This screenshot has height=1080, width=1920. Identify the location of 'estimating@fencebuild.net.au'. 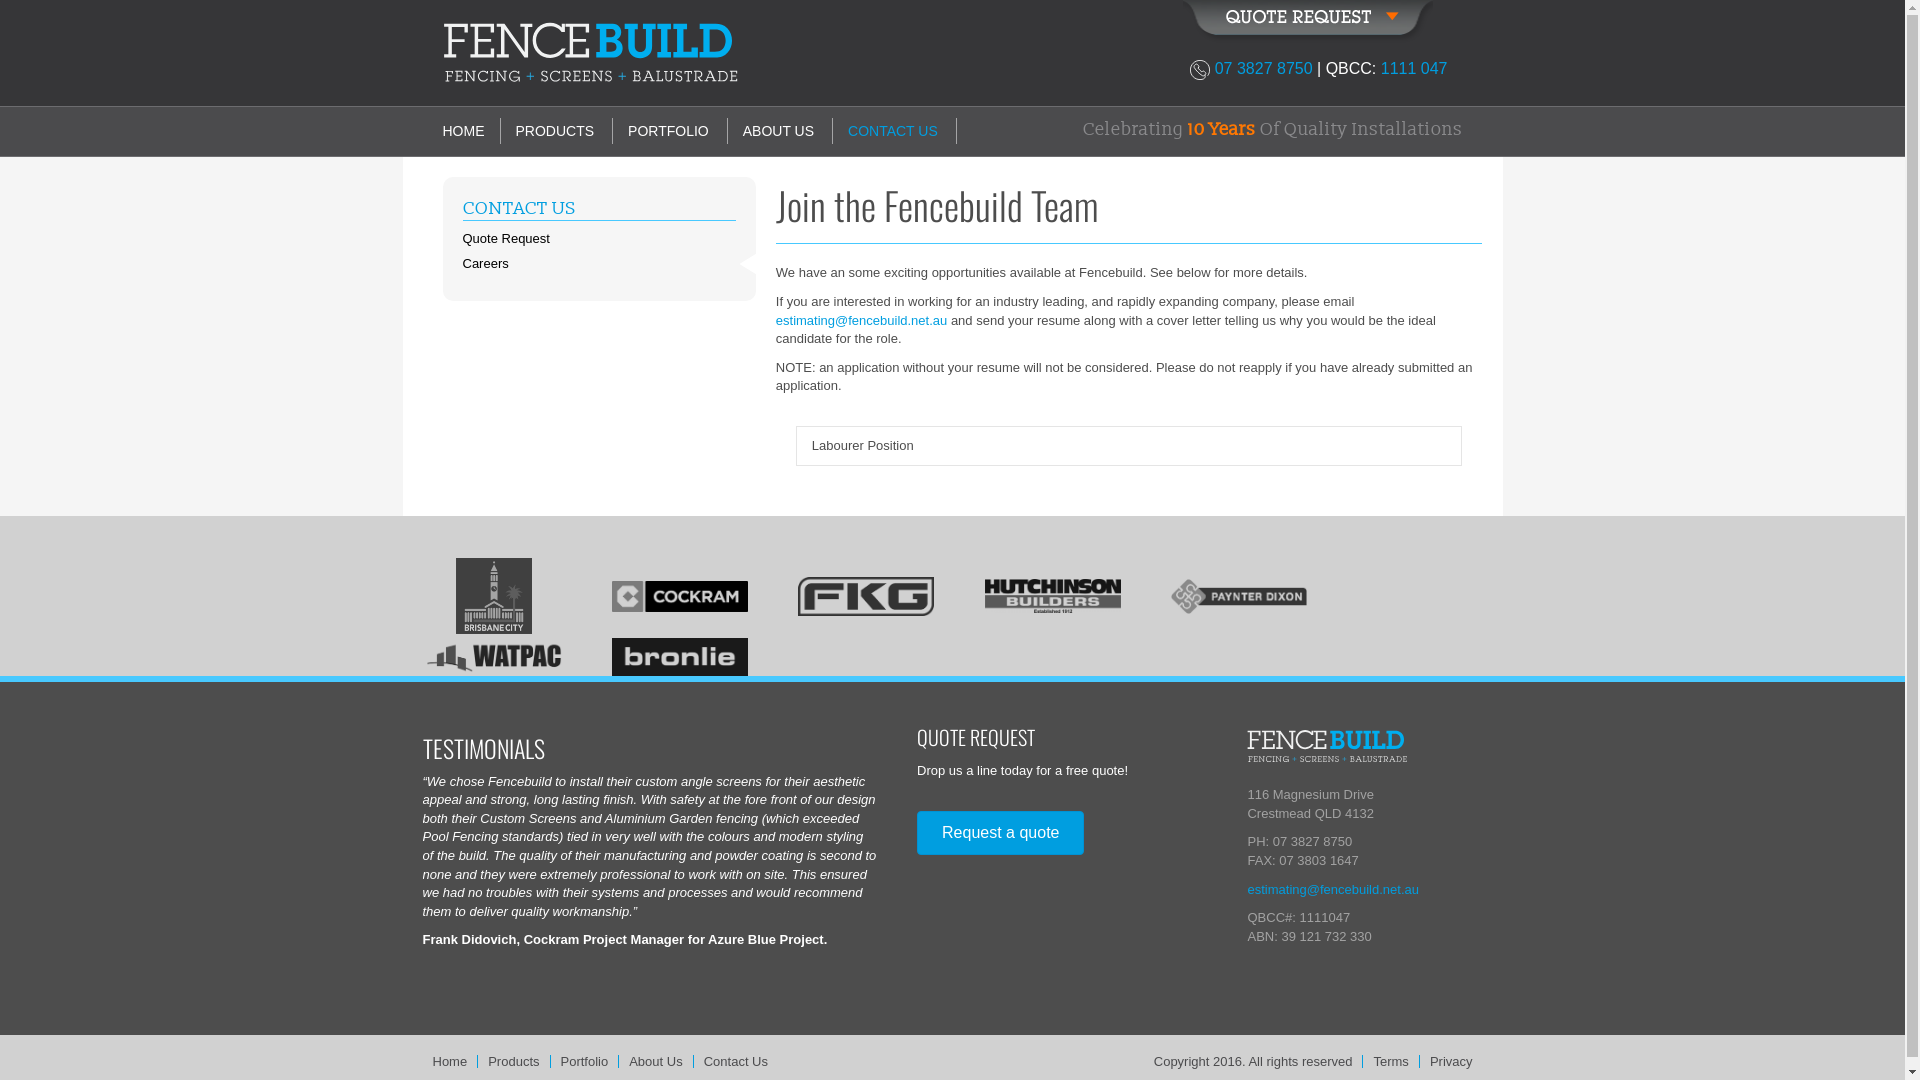
(1332, 888).